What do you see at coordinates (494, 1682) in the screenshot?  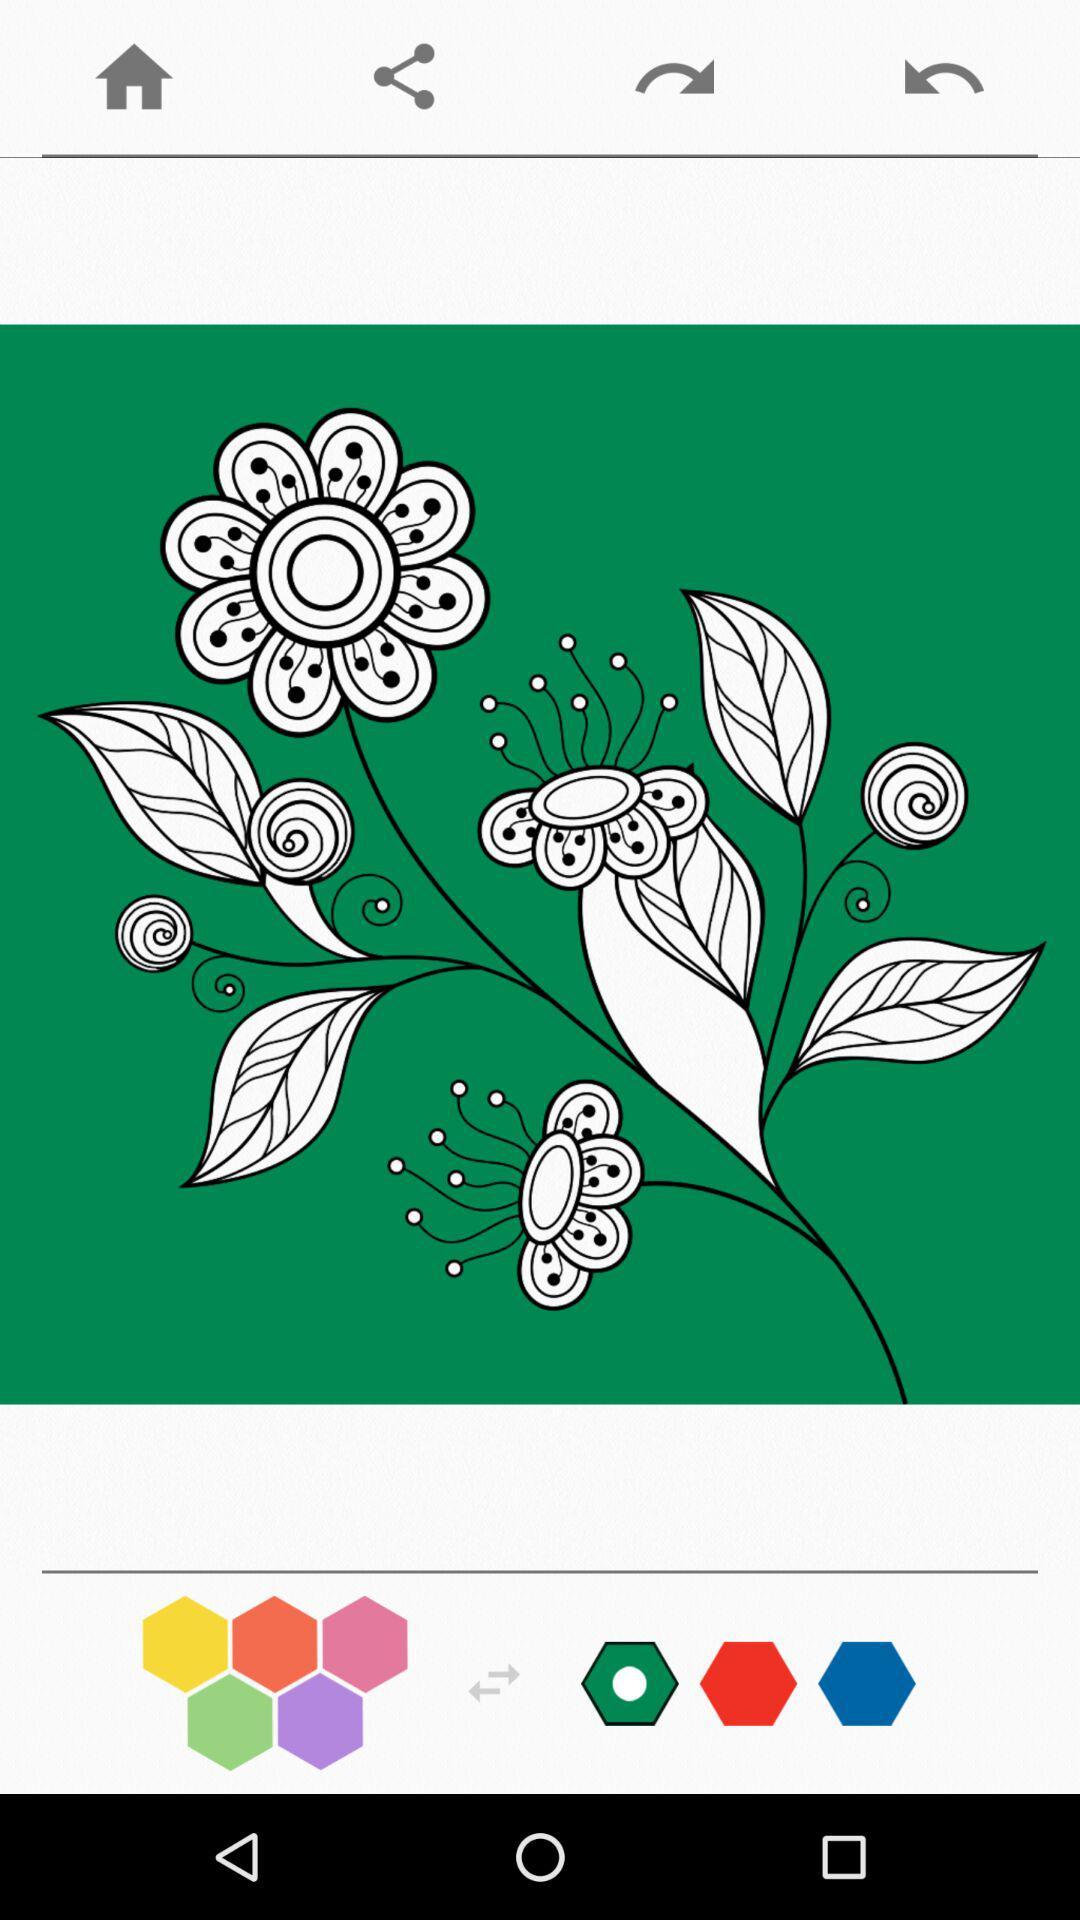 I see `the swap icon` at bounding box center [494, 1682].